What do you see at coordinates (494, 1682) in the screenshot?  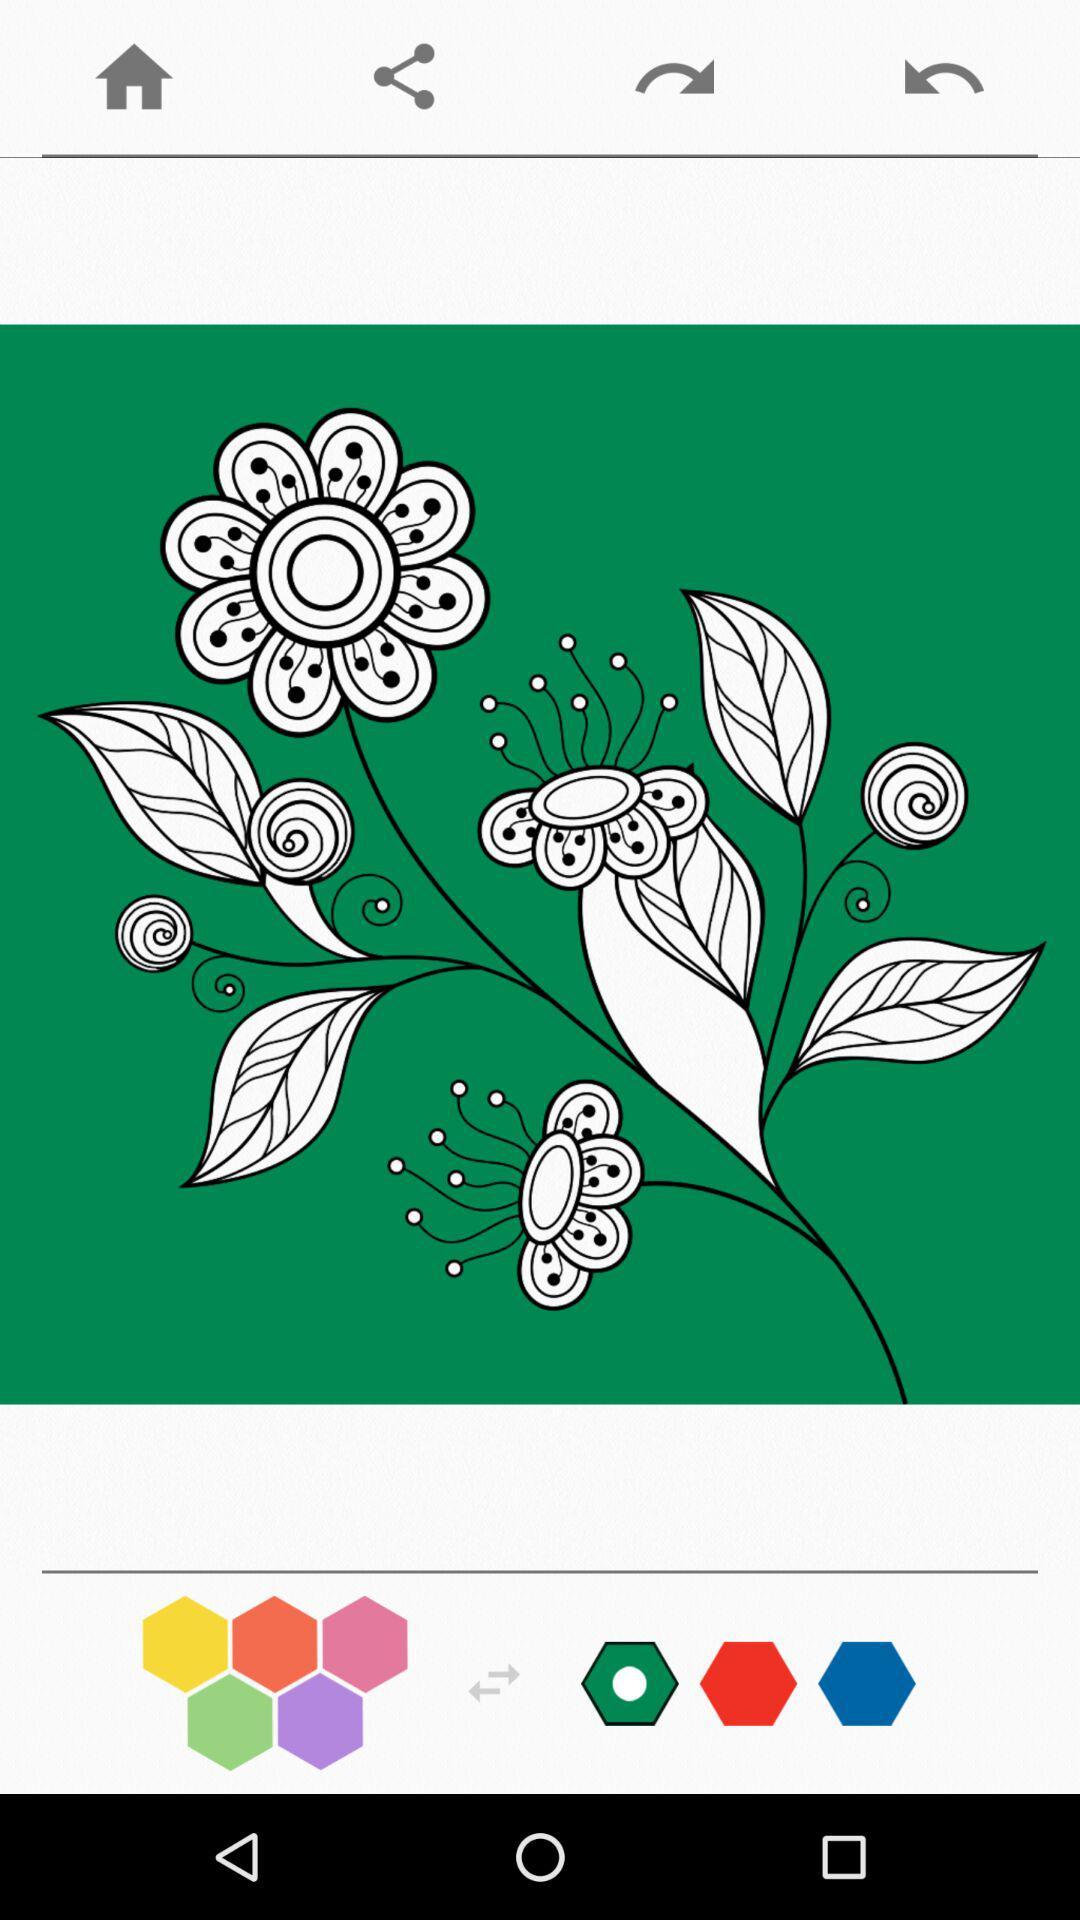 I see `the swap icon` at bounding box center [494, 1682].